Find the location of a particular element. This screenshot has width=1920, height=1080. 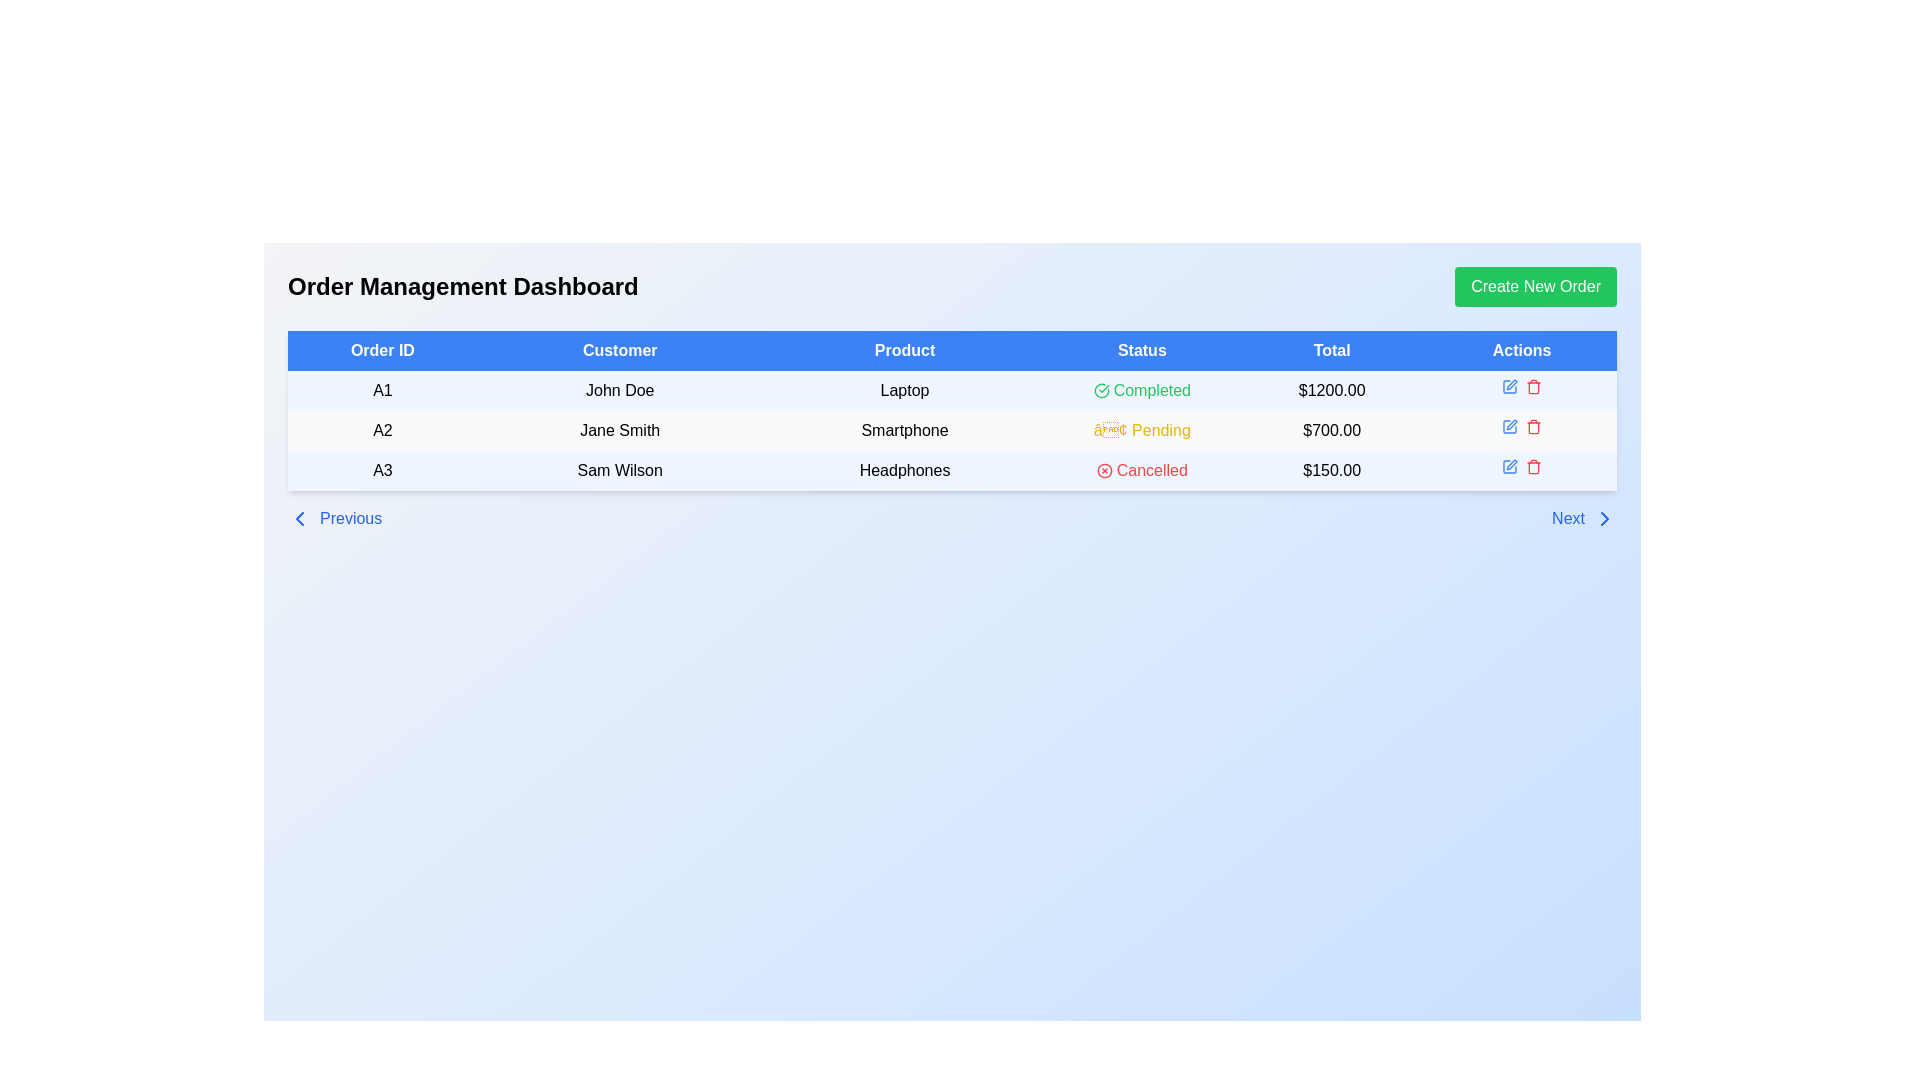

the first row of the Order Management Dashboard table, which displays order details including identification number 'A1', customer name 'John Doe', product 'Laptop', order status 'Completed', and total cost '$1200.00' is located at coordinates (951, 390).